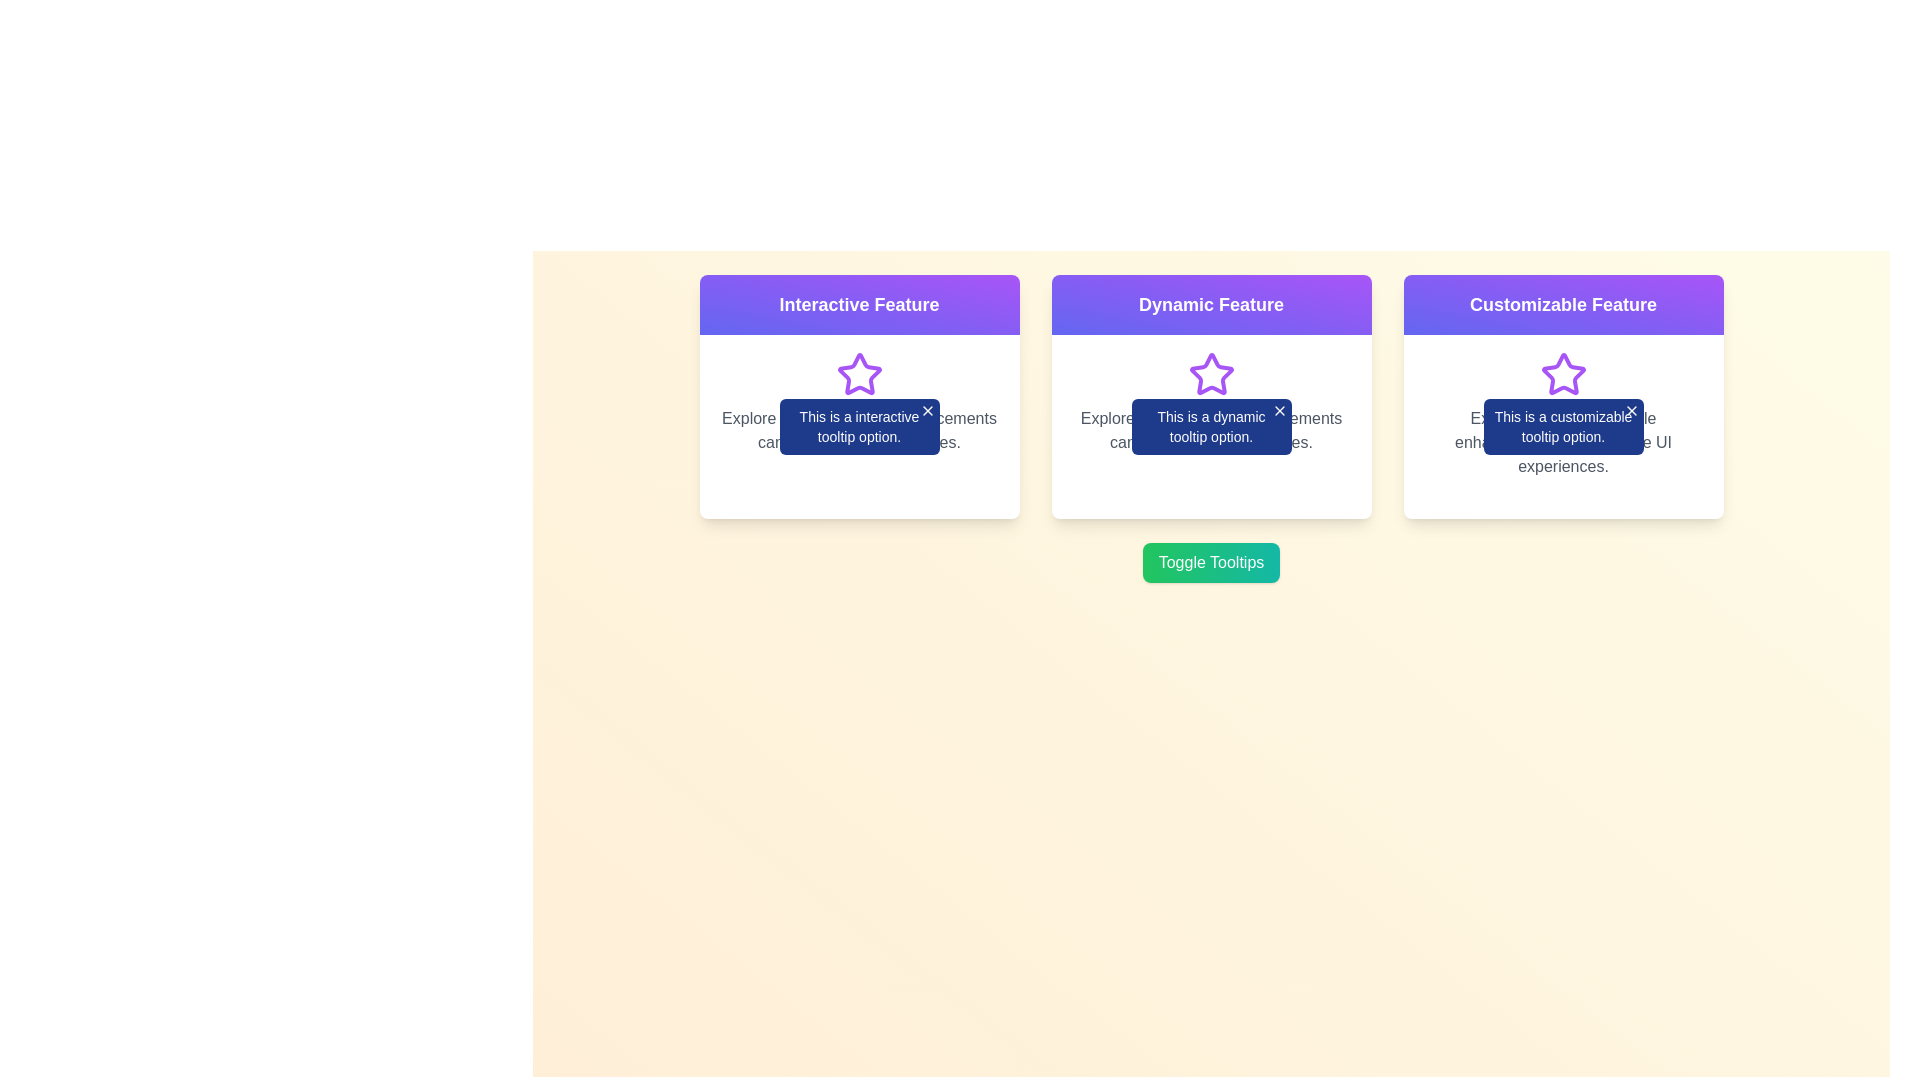  I want to click on the title text label of the third card, which is centrally aligned at the top portion of the card, indicating the main subject of its contents, so click(1562, 304).